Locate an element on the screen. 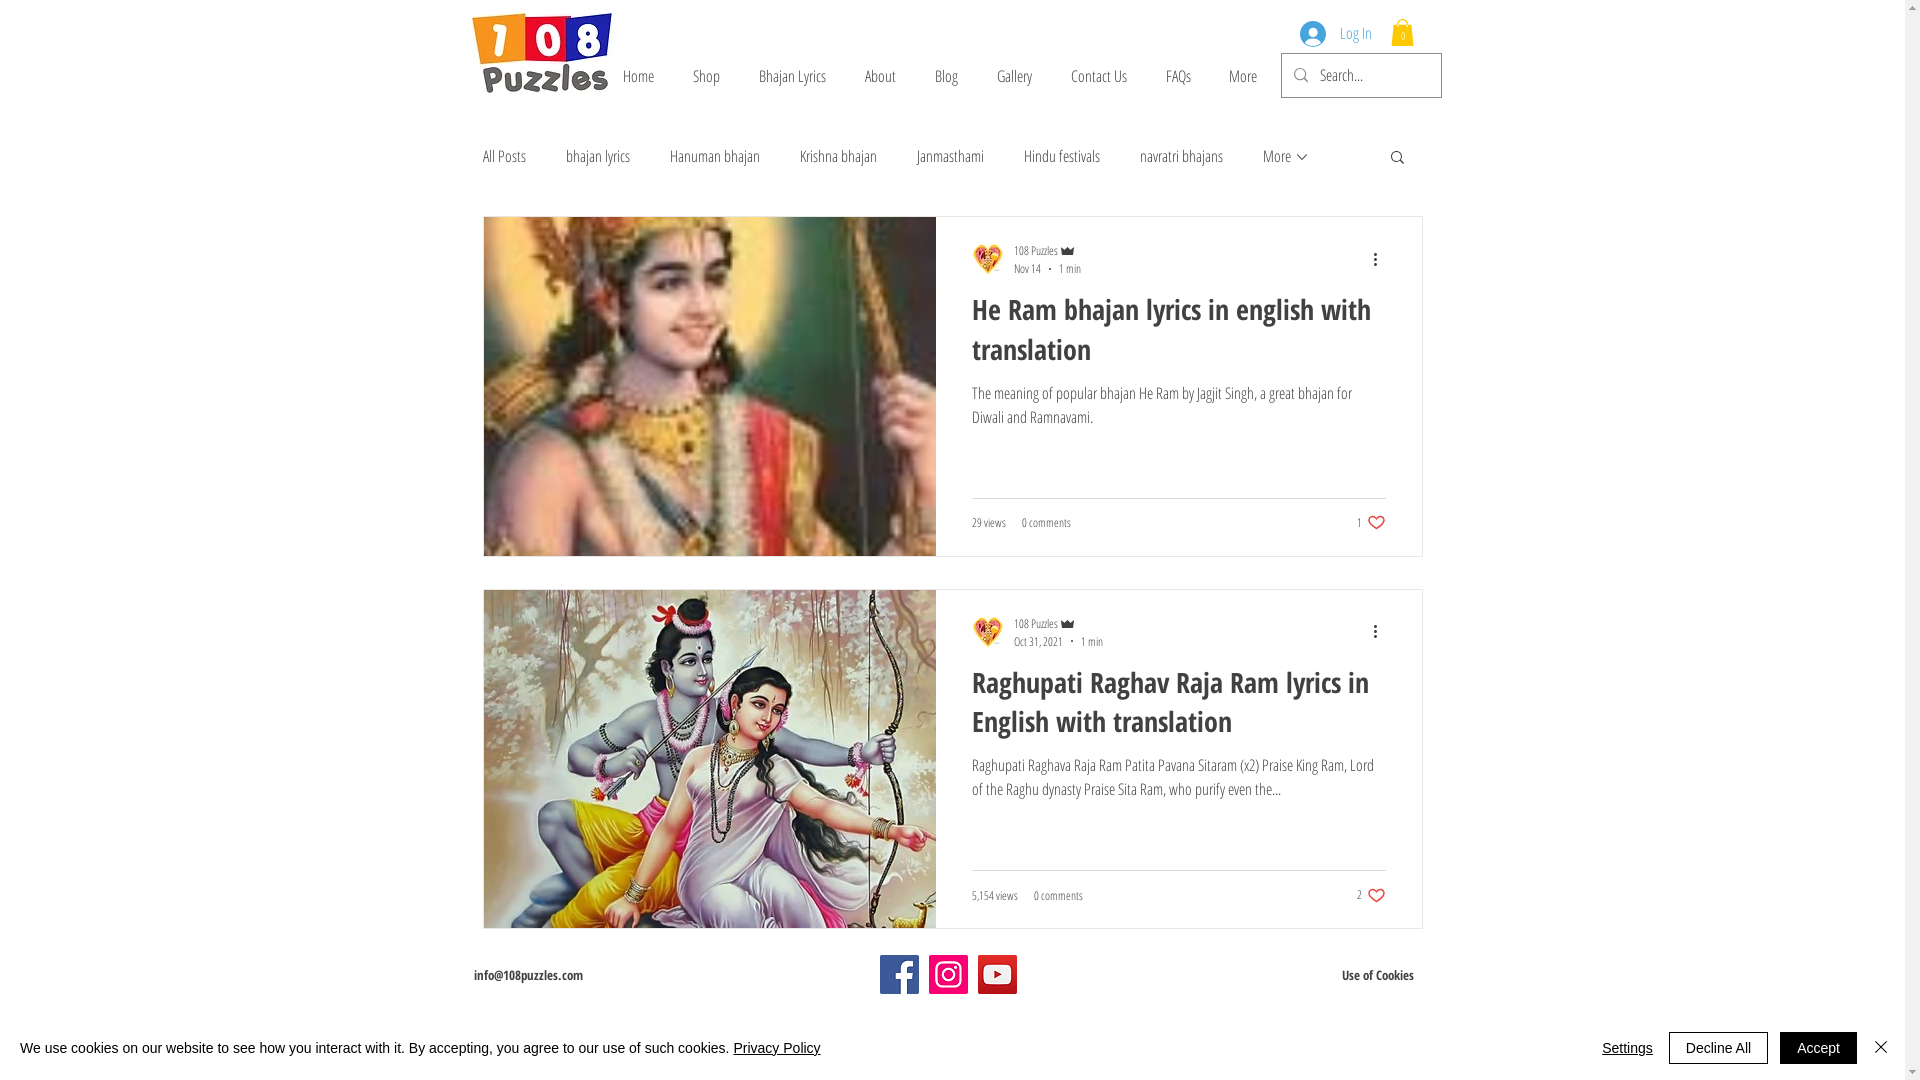 This screenshot has height=1080, width=1920. 'Privacy Policy' is located at coordinates (775, 1047).